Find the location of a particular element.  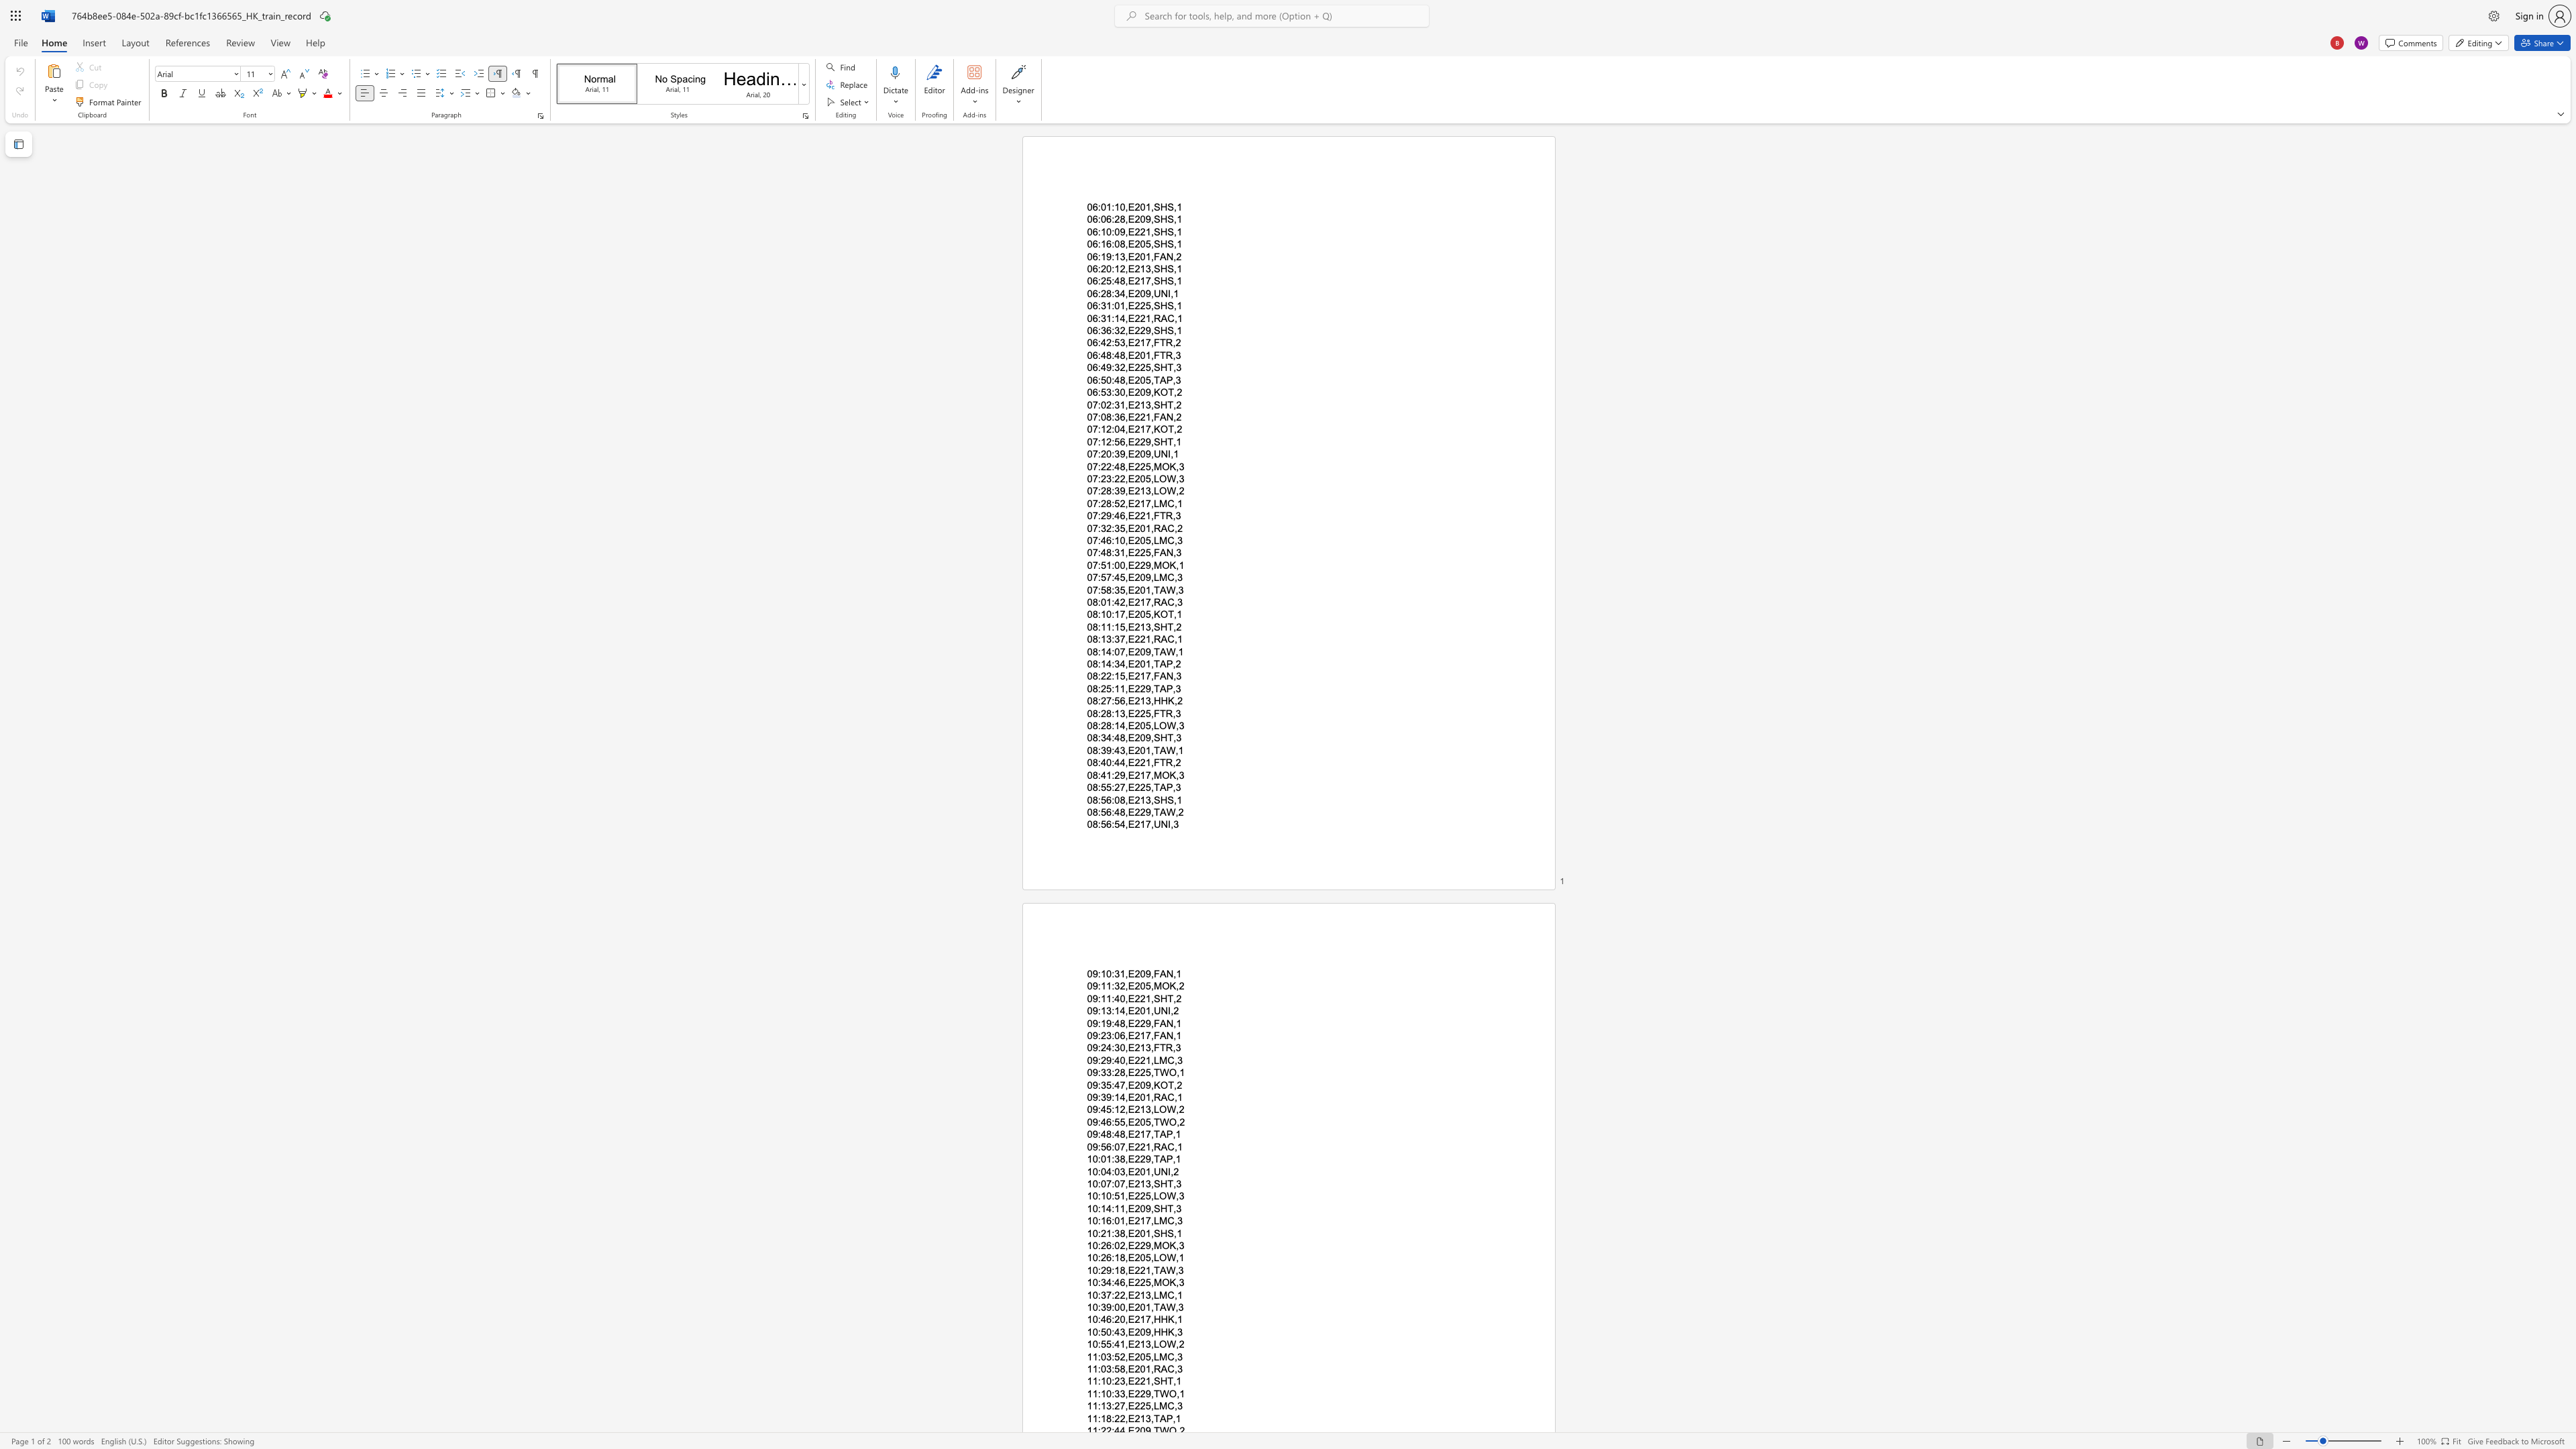

the space between the continuous character "1" and ":" in the text is located at coordinates (1111, 627).